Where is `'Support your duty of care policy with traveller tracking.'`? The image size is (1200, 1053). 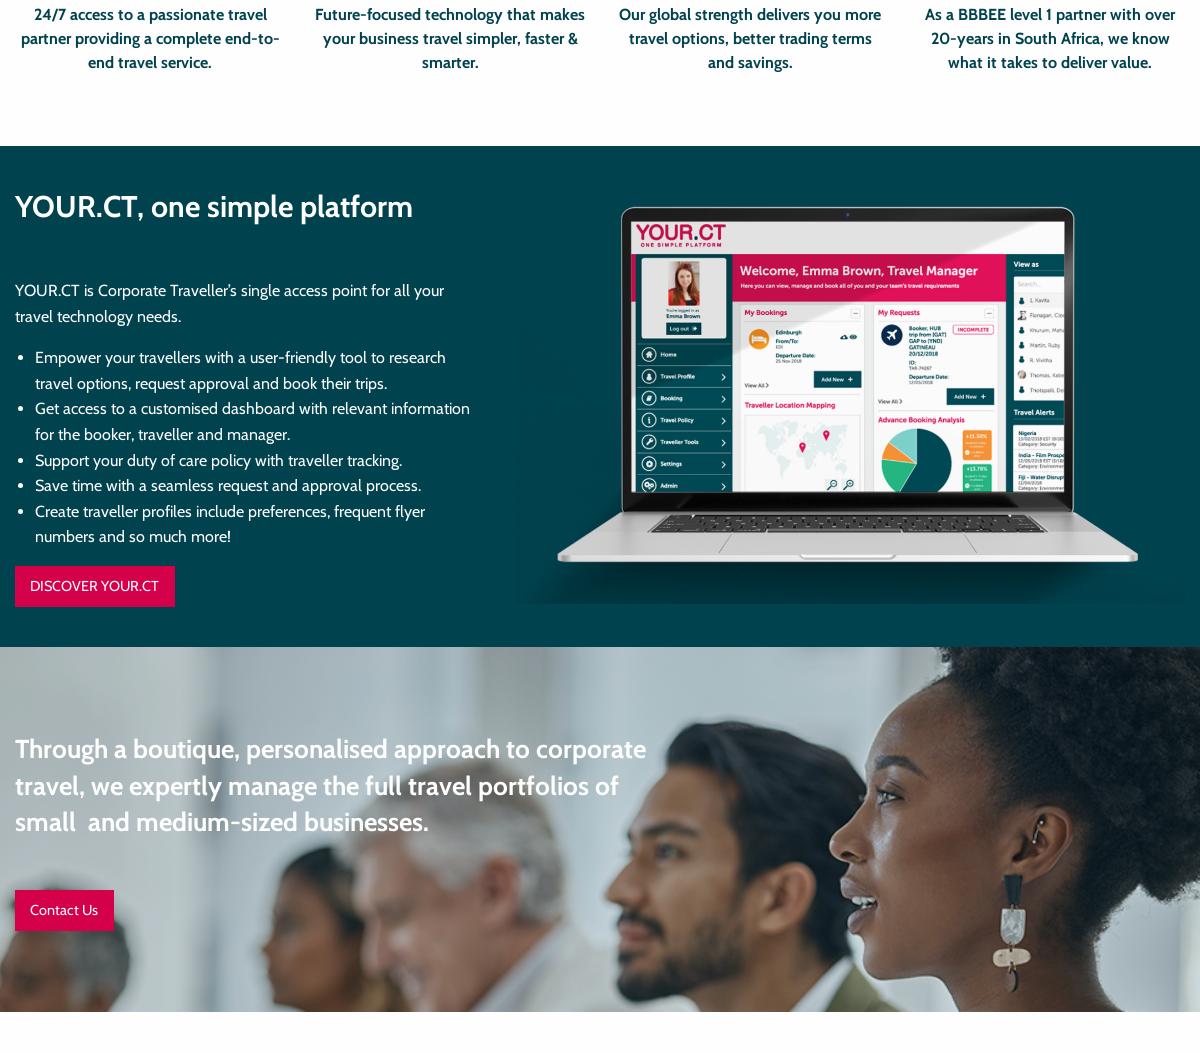 'Support your duty of care policy with traveller tracking.' is located at coordinates (217, 458).